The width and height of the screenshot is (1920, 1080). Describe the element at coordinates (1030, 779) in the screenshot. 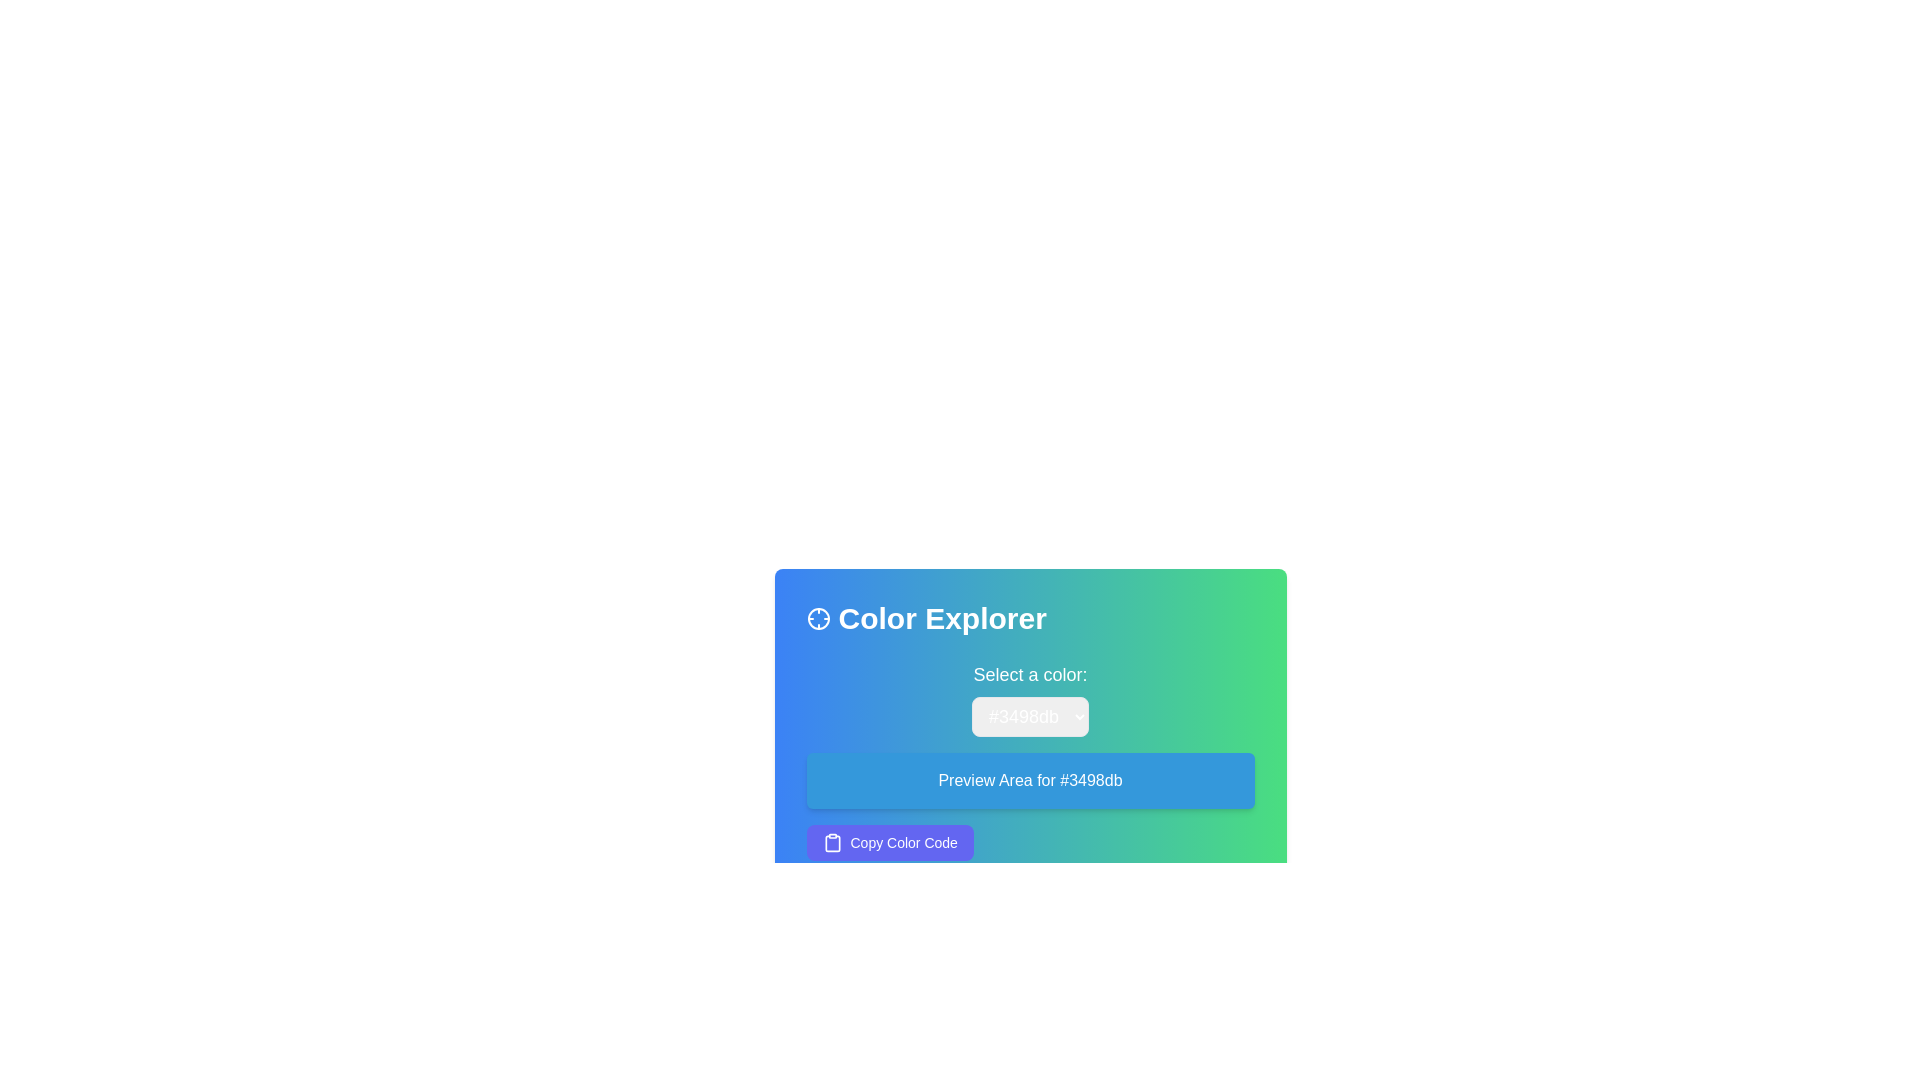

I see `the Static Text Label indicating the preview area of the selected color ('#3498db'), which is located within a blue rectangular box at the lower portion of the color explorer interface` at that location.